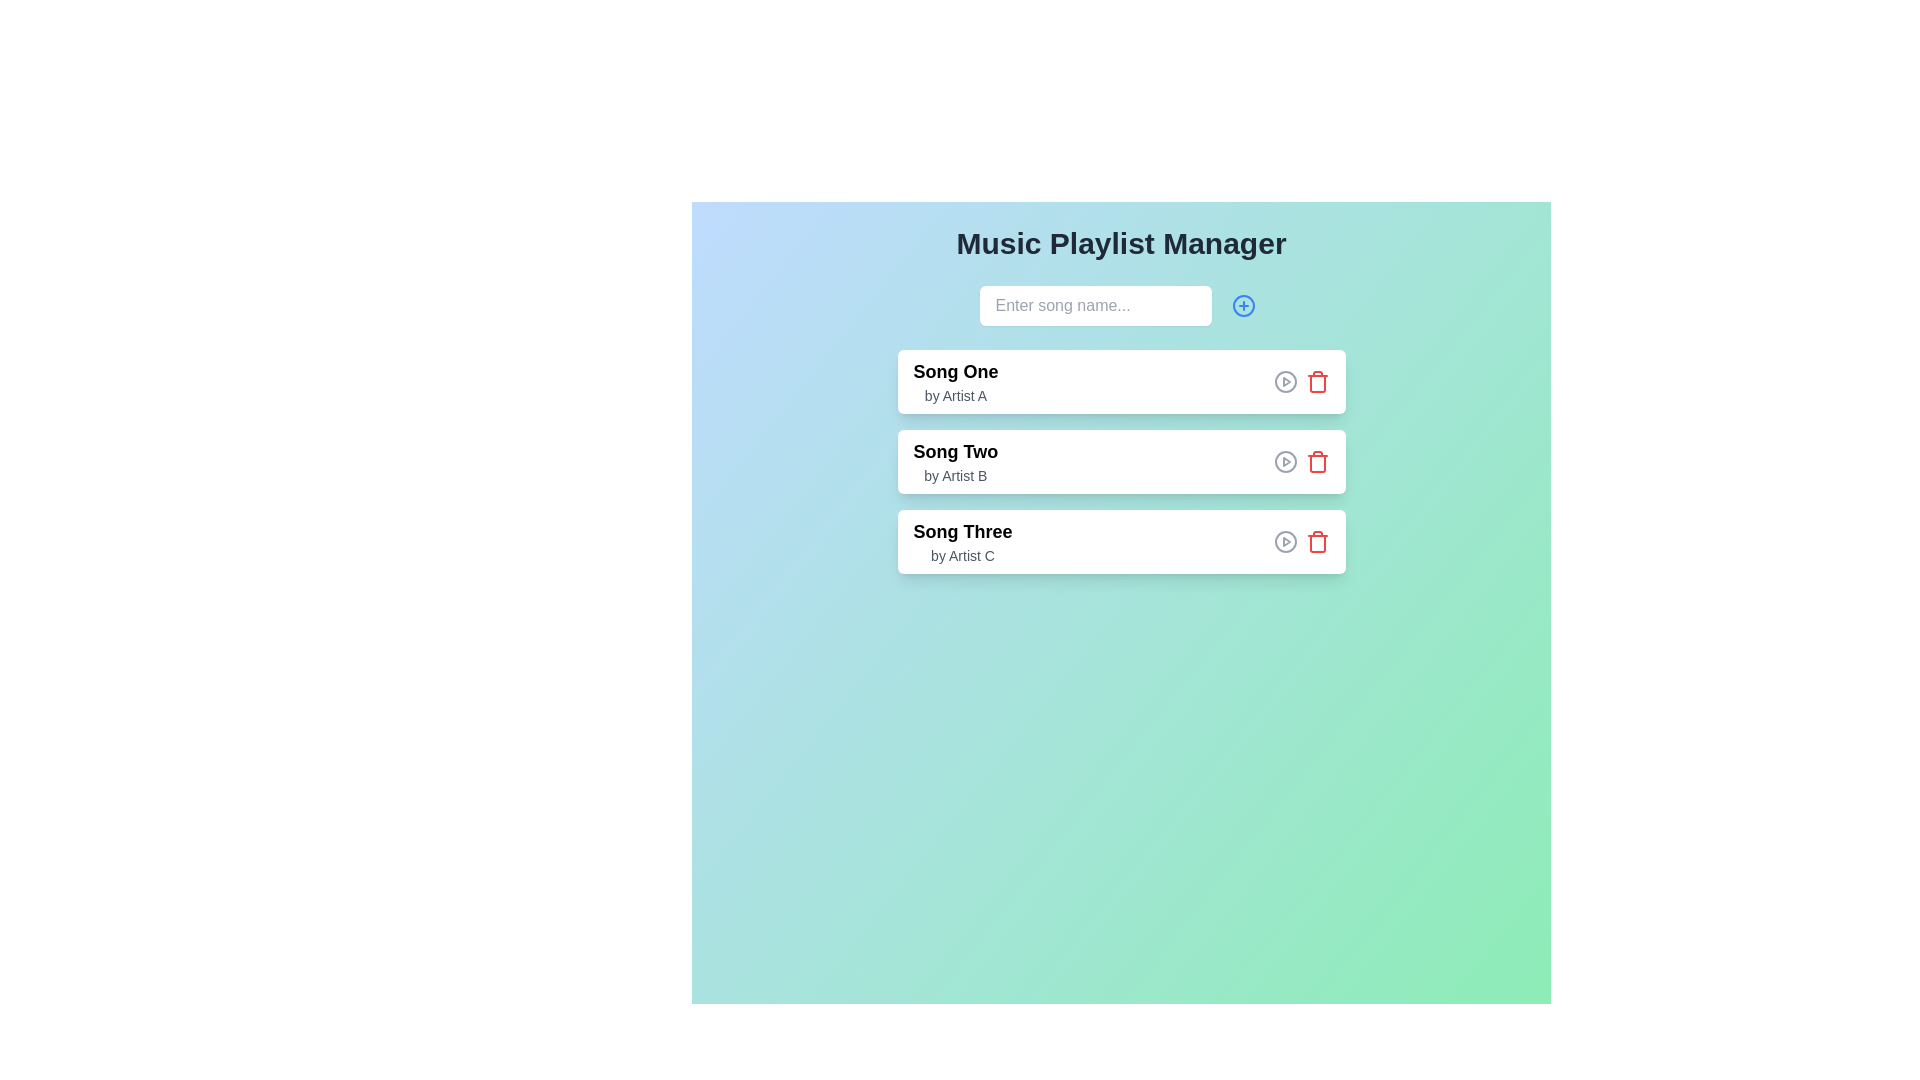  Describe the element at coordinates (954, 371) in the screenshot. I see `the text label displaying 'Song One', which is positioned at the top of the vertical list structure and styled in bold black font` at that location.